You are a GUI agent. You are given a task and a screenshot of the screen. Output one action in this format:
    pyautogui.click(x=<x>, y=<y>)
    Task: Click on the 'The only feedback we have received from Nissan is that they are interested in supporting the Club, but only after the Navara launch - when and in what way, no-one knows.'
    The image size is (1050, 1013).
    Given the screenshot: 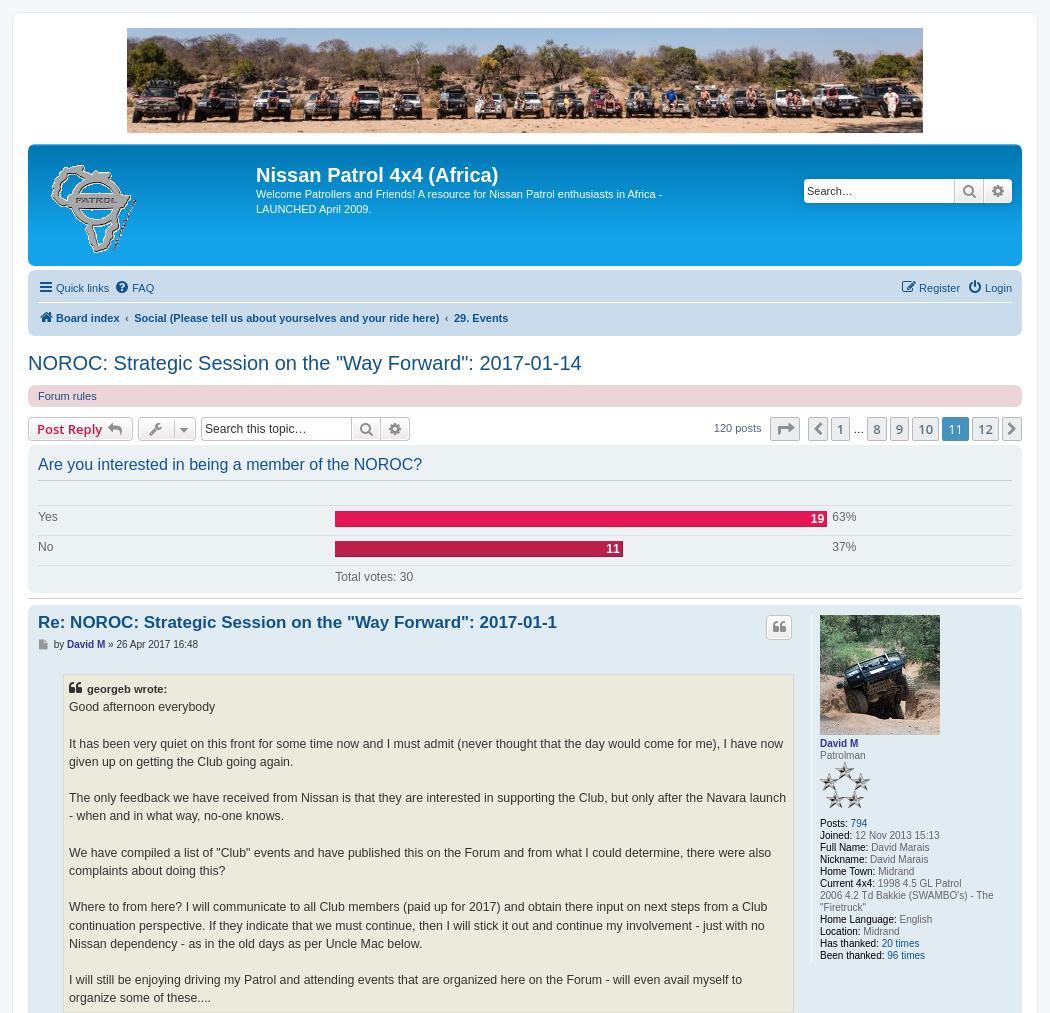 What is the action you would take?
    pyautogui.click(x=426, y=806)
    